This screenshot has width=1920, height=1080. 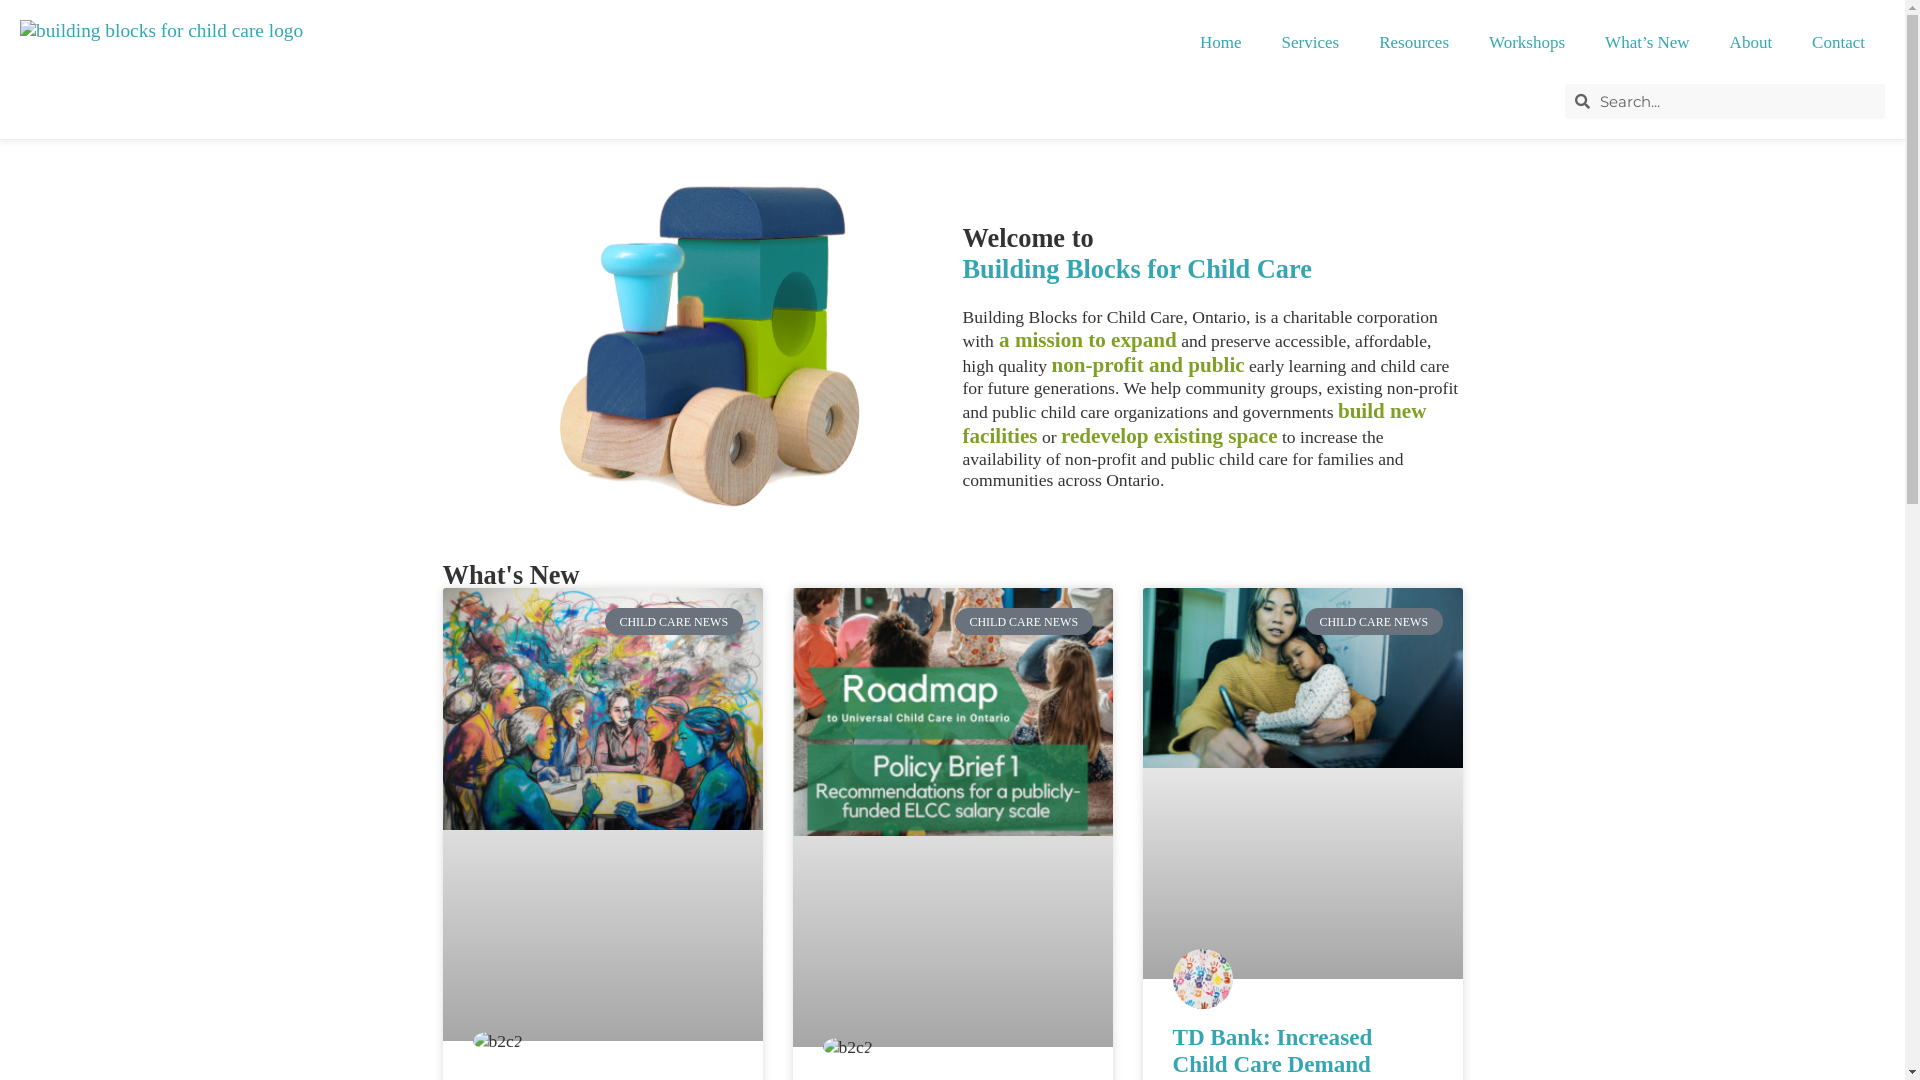 What do you see at coordinates (1219, 42) in the screenshot?
I see `'Home'` at bounding box center [1219, 42].